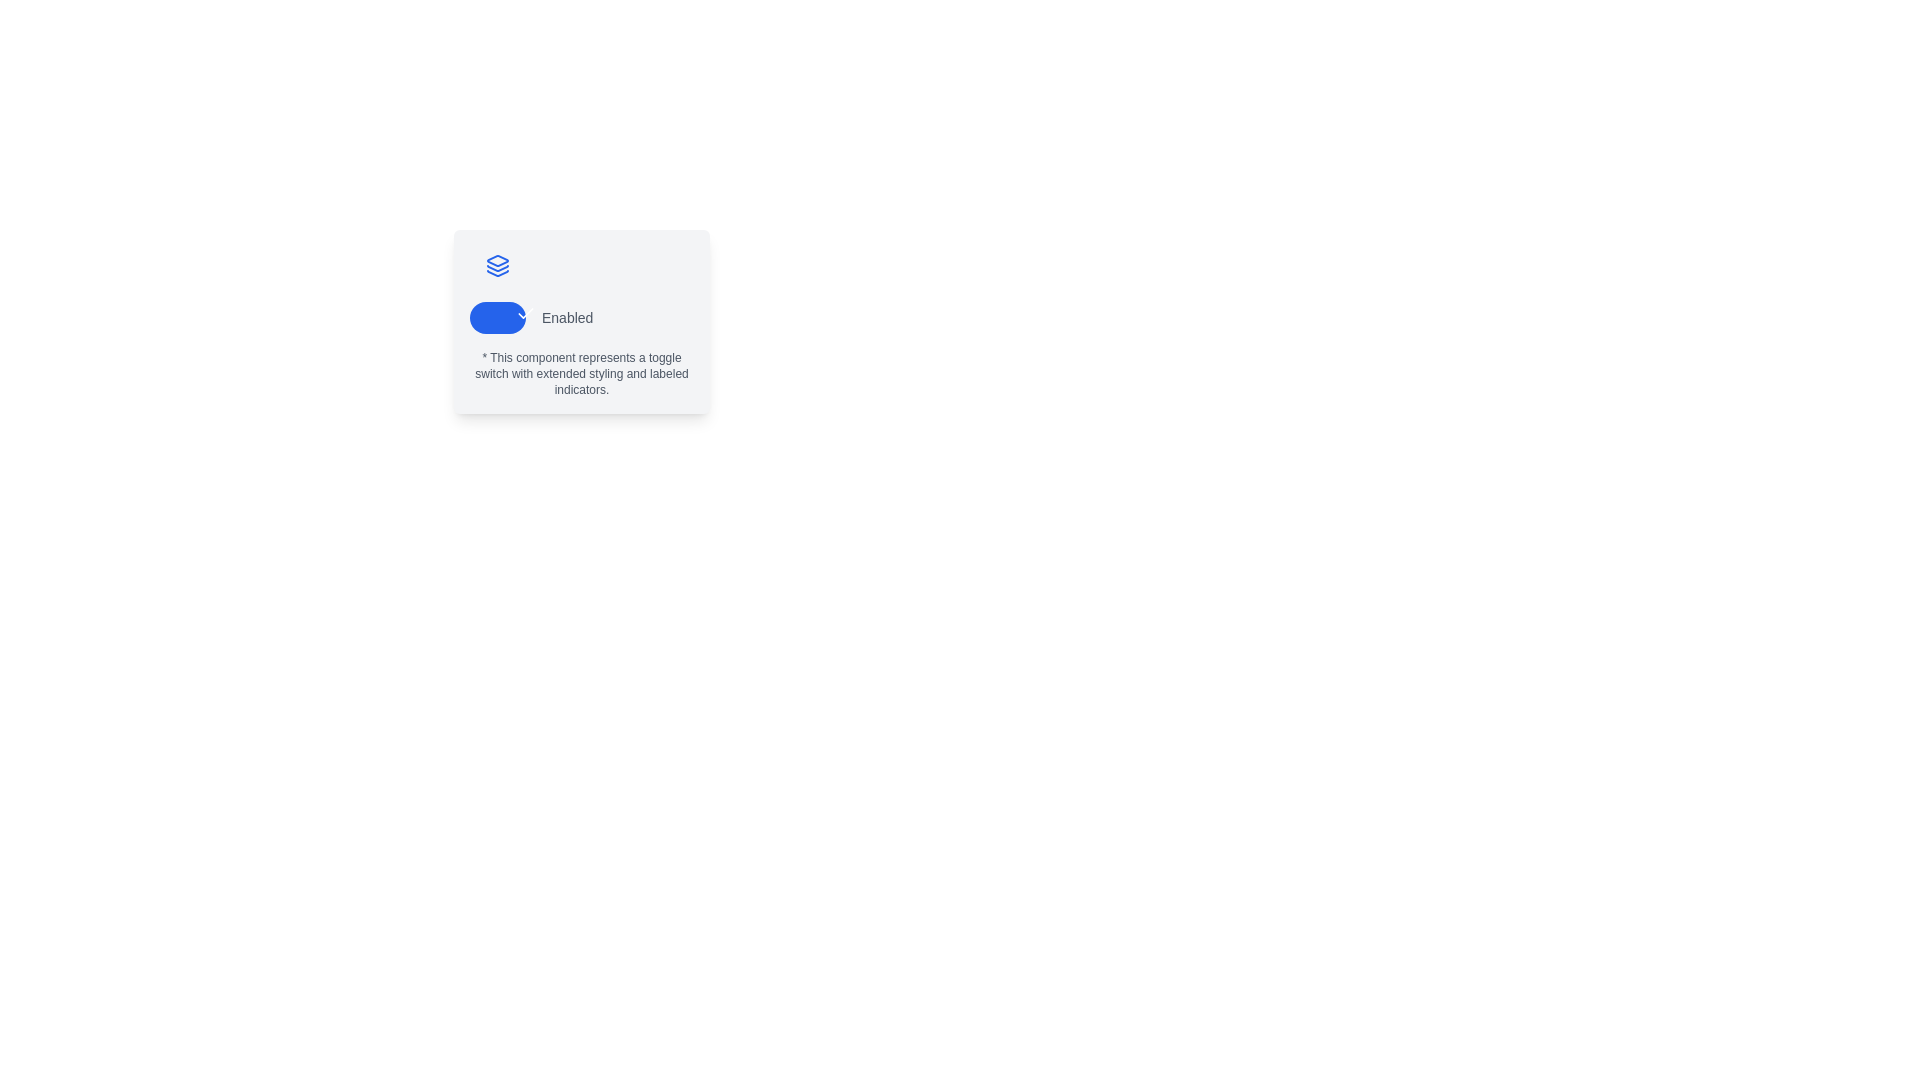 The image size is (1920, 1080). Describe the element at coordinates (526, 312) in the screenshot. I see `the checkmark icon within the SVG graphic that indicates a selected state, which is visually aligned with the toggle switch labeled 'Enabled'` at that location.